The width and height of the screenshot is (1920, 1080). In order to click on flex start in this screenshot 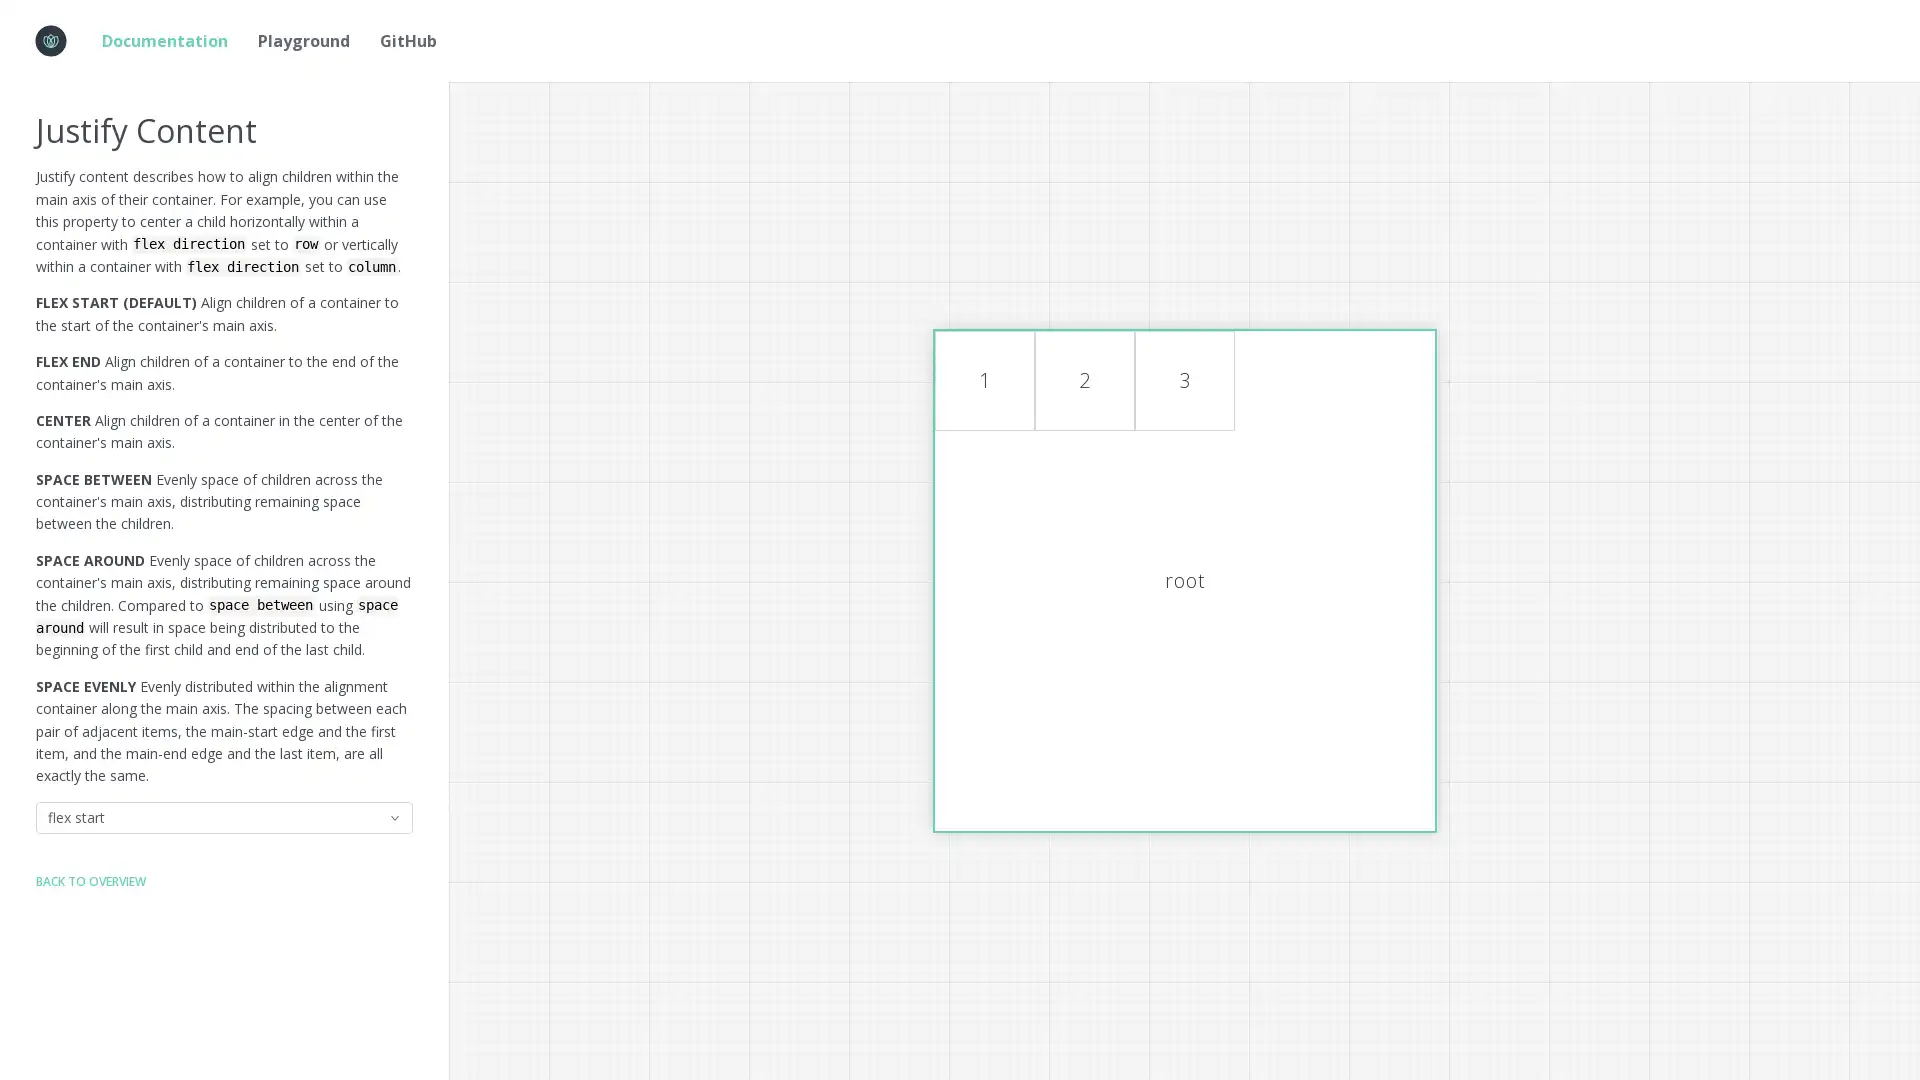, I will do `click(224, 817)`.